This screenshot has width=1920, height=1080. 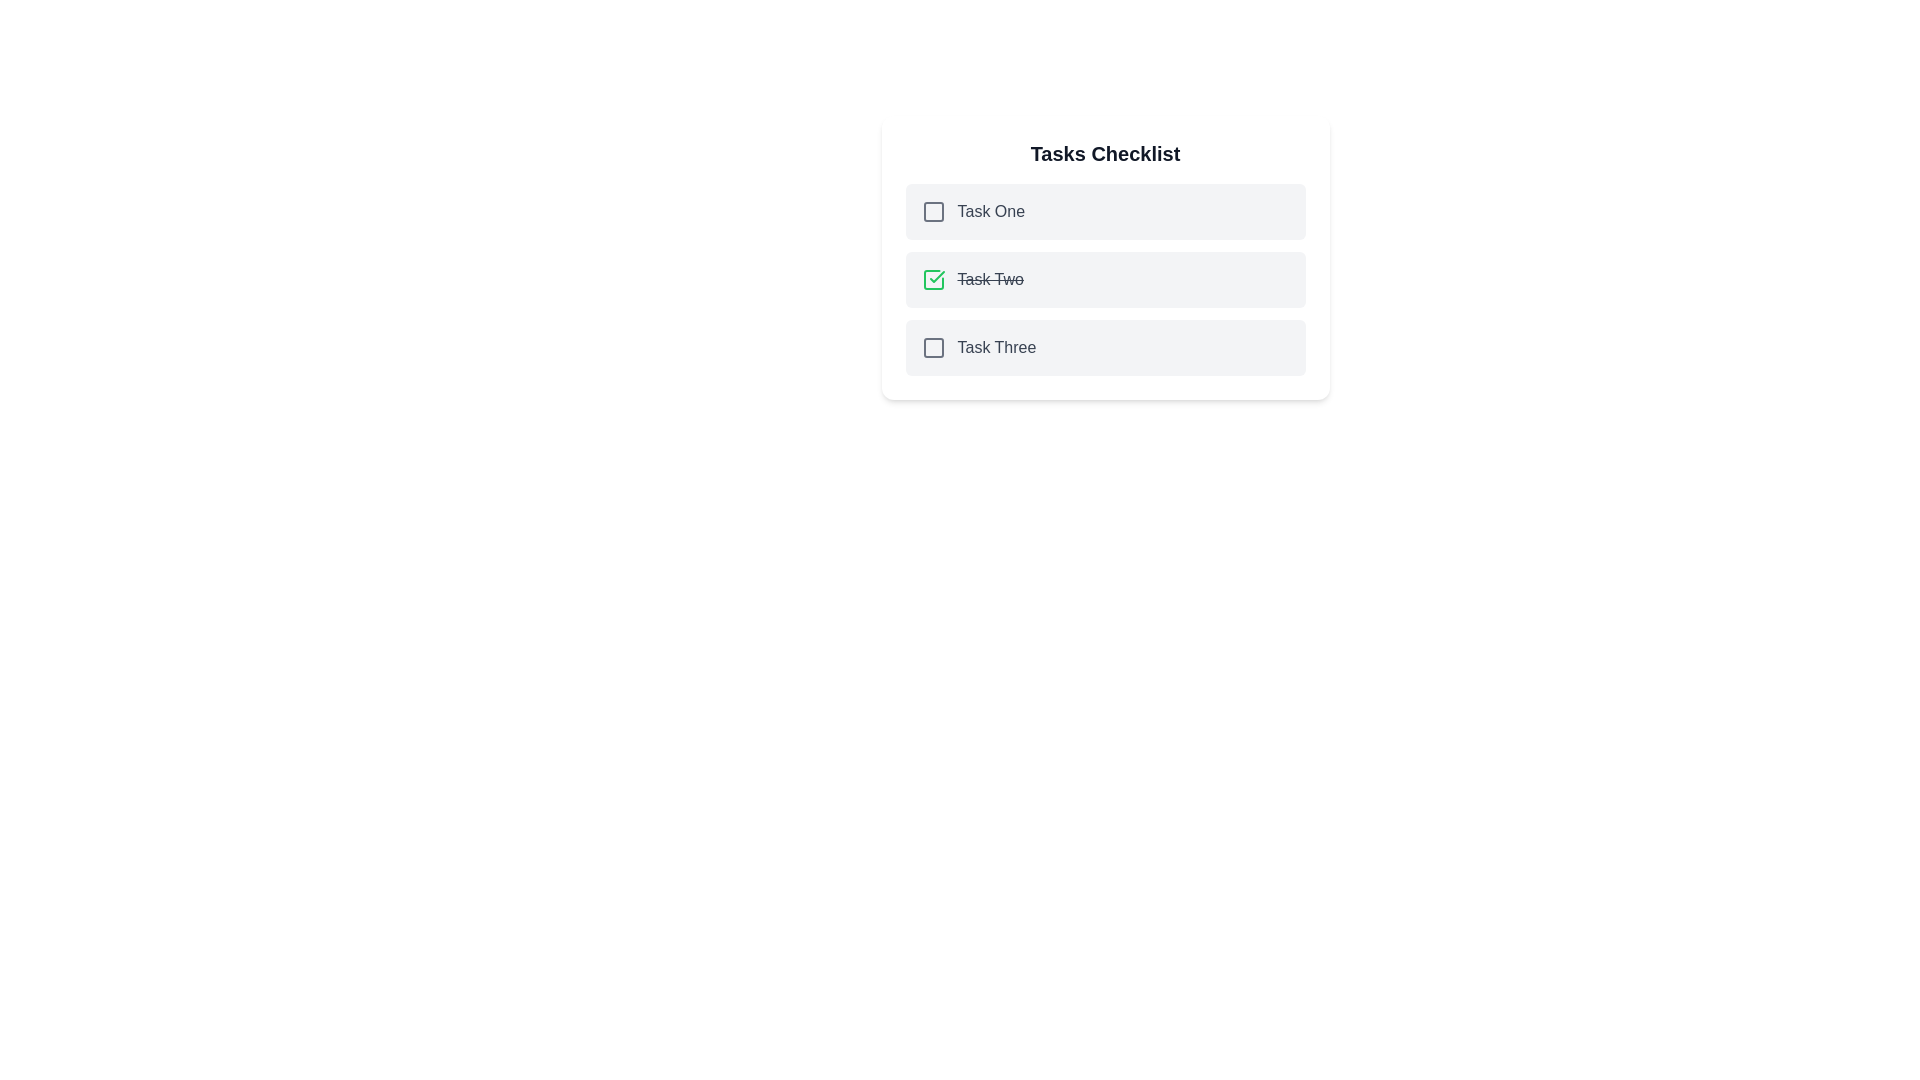 What do you see at coordinates (932, 212) in the screenshot?
I see `the square icon styled with a stroke of currentColor, located to the left of the text 'Task One'` at bounding box center [932, 212].